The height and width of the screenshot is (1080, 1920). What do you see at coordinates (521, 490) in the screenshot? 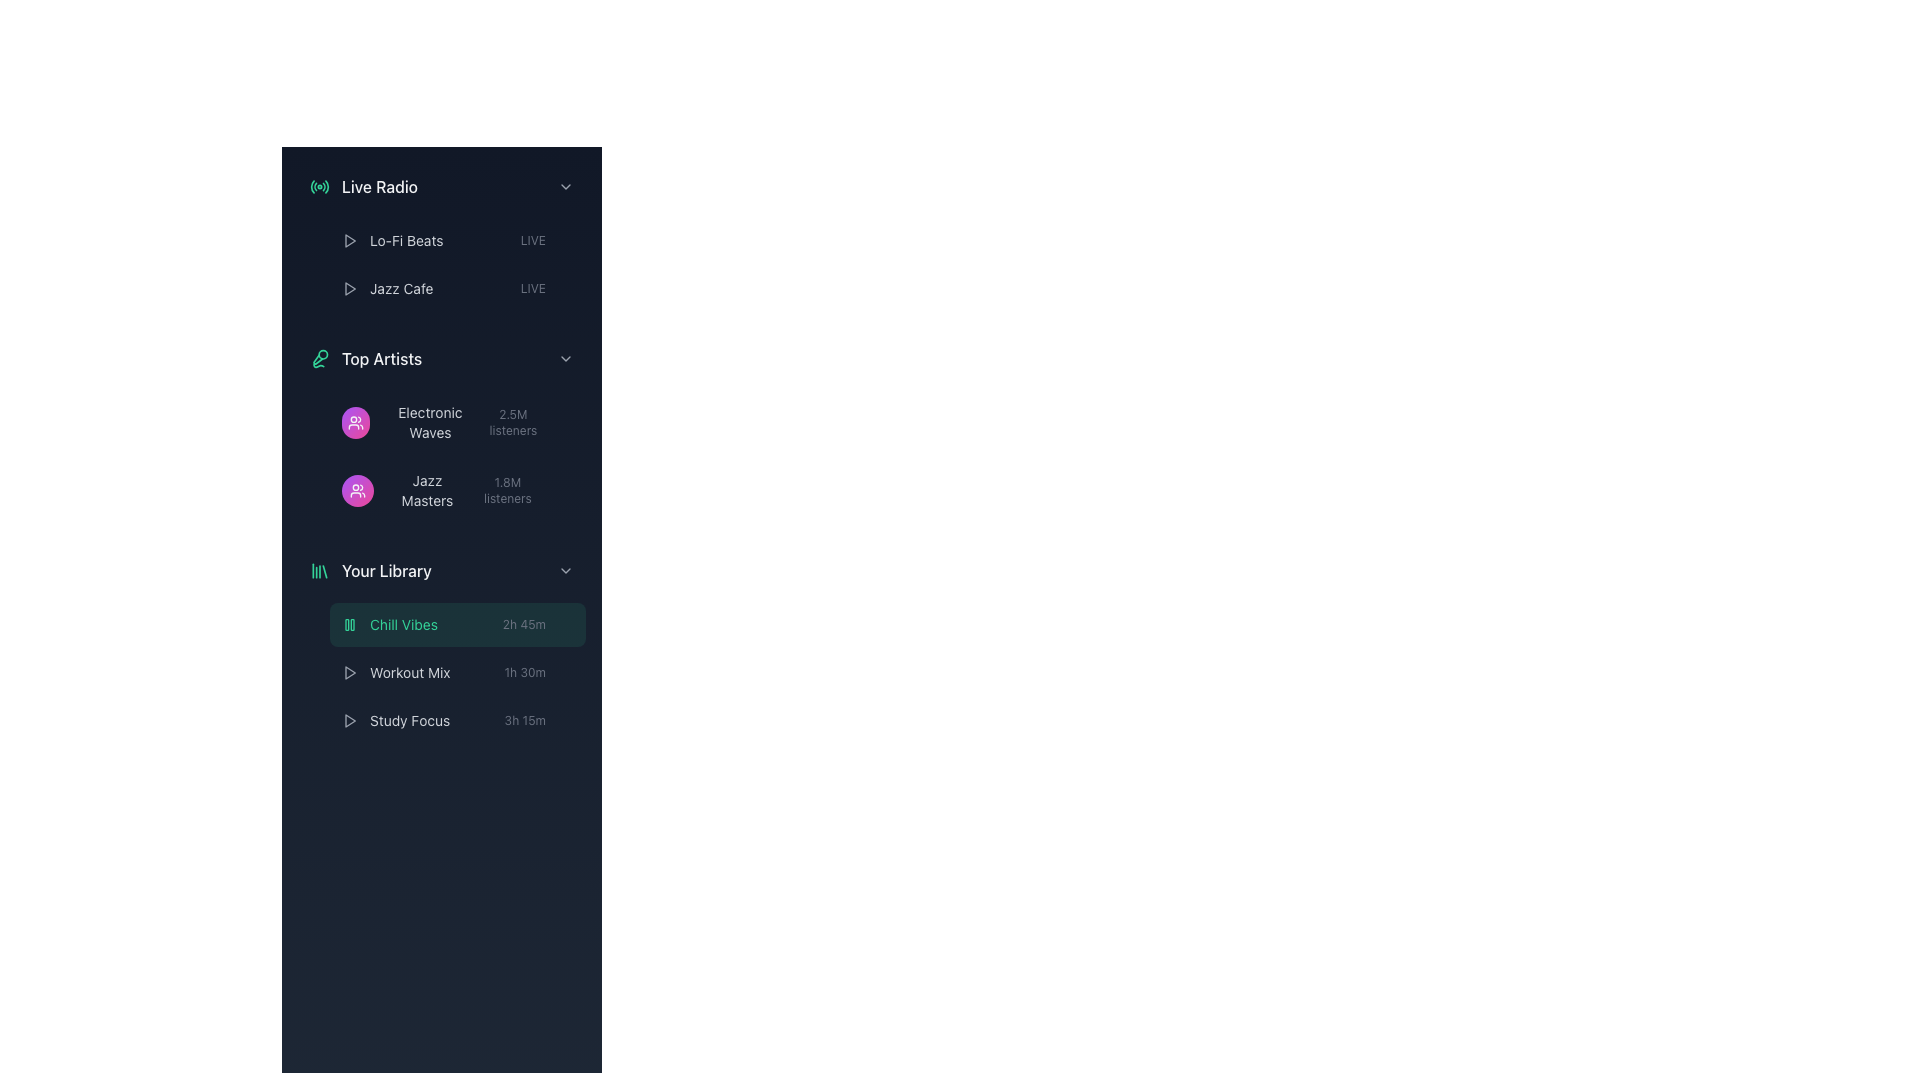
I see `the text displaying the number of listeners for the artist 'Jazz Masters', which is located in the 'Top Artists' section and aligned to the right of the artist's name` at bounding box center [521, 490].